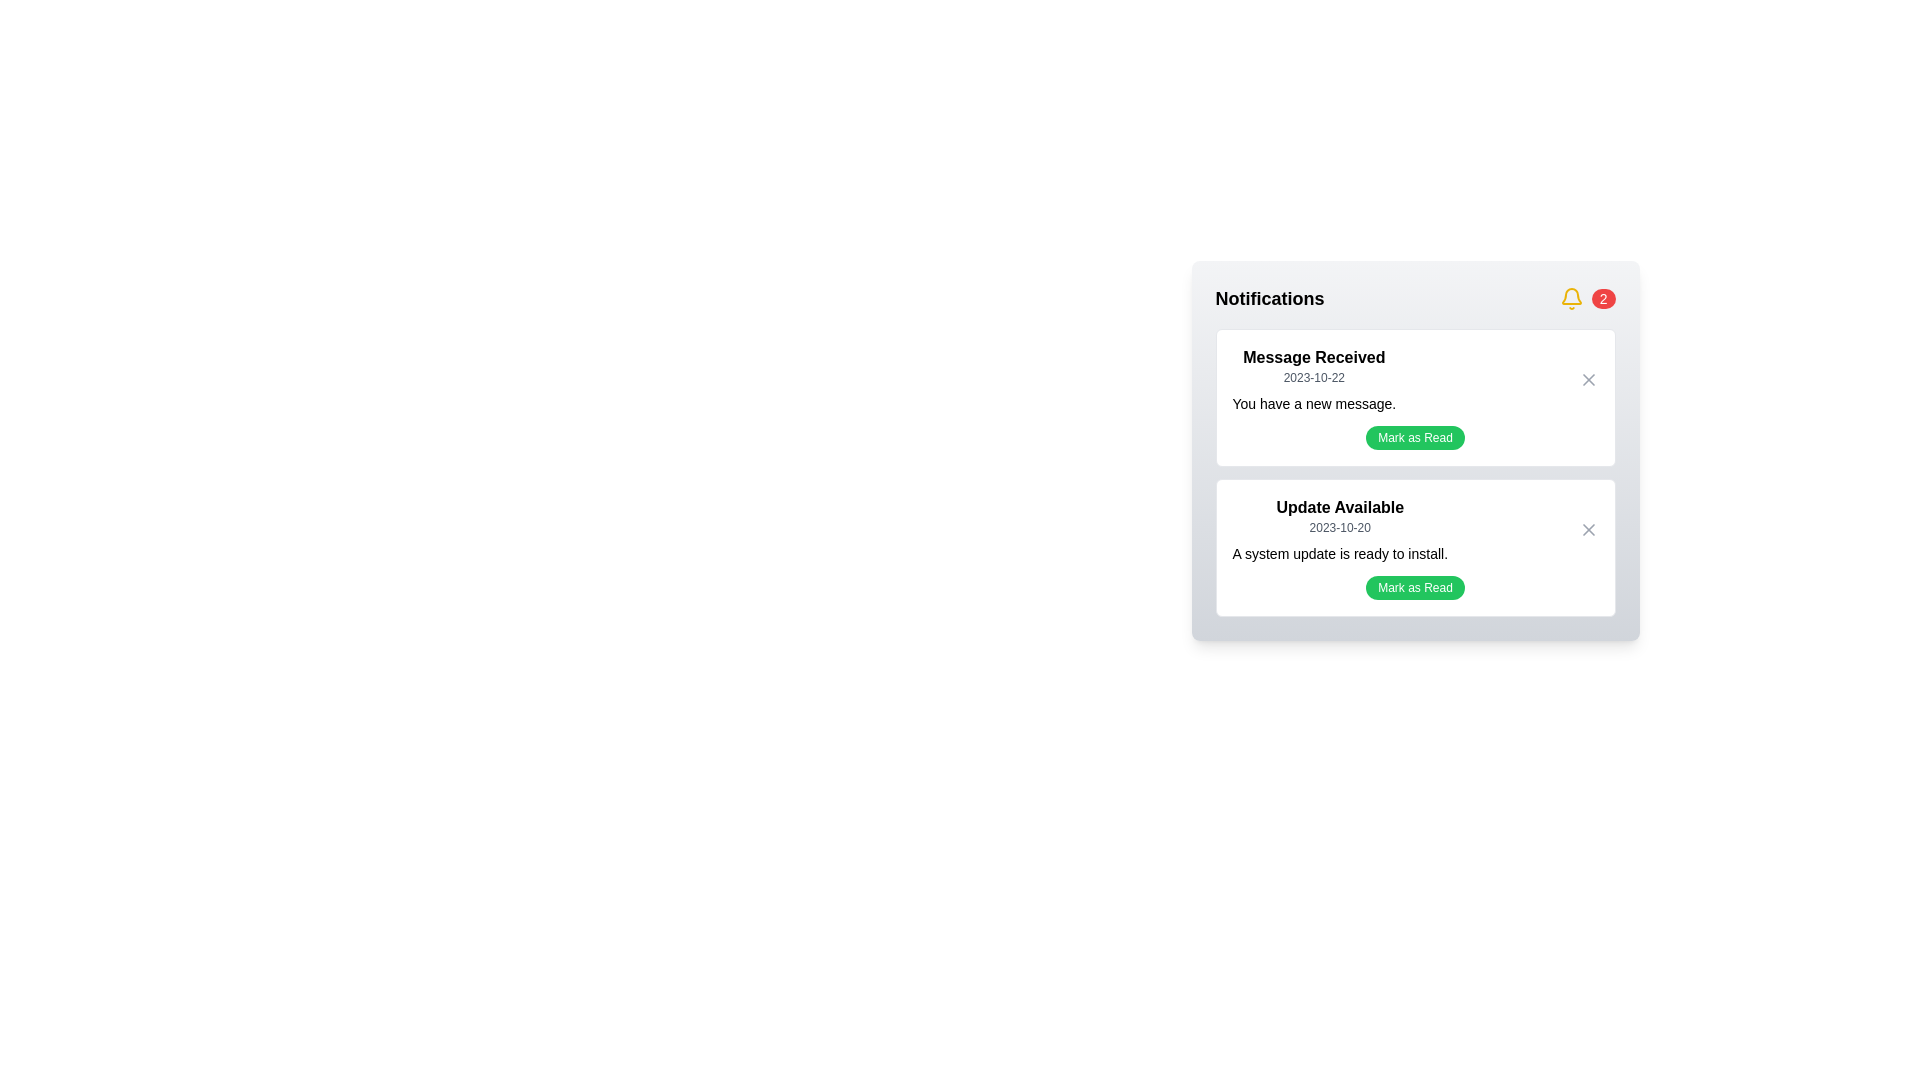  What do you see at coordinates (1314, 357) in the screenshot?
I see `text label displaying 'Message Received' to understand the notification summary` at bounding box center [1314, 357].